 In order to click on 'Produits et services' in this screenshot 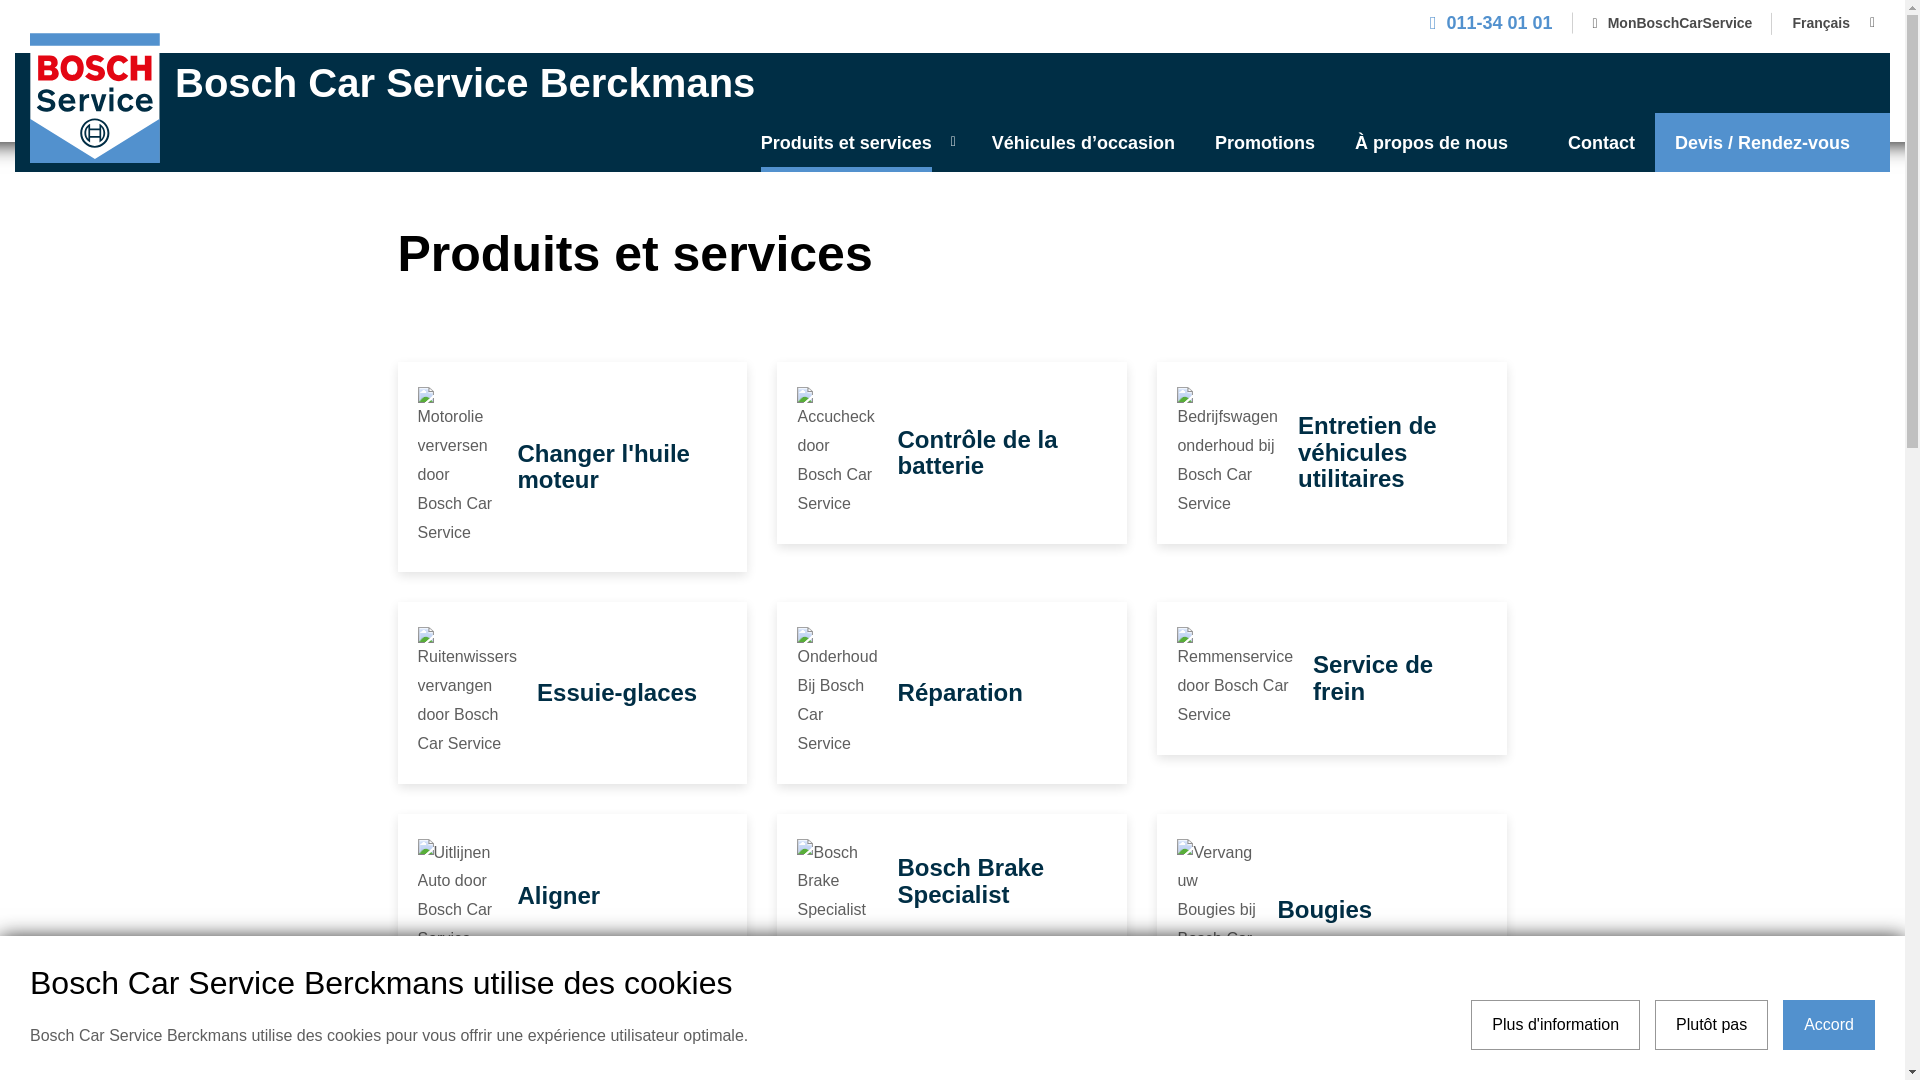, I will do `click(856, 141)`.